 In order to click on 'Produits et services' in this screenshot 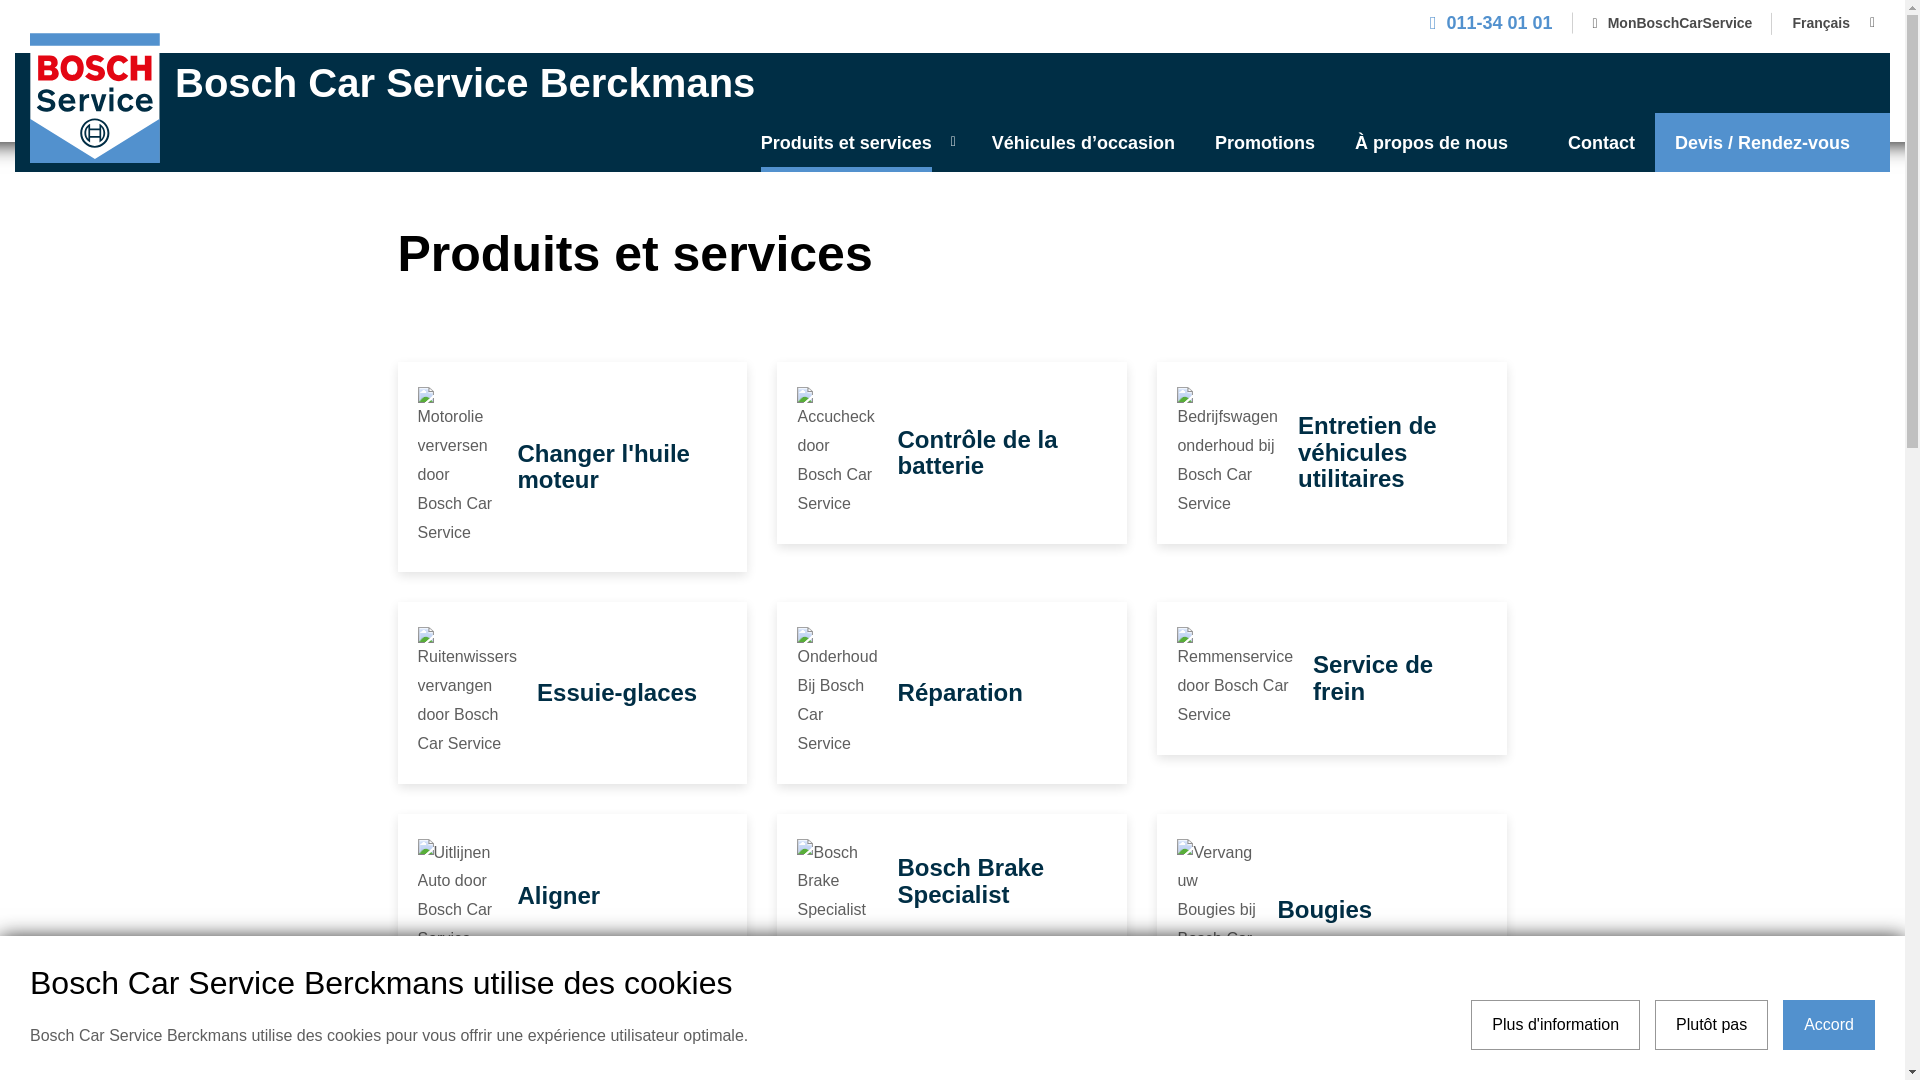, I will do `click(856, 141)`.